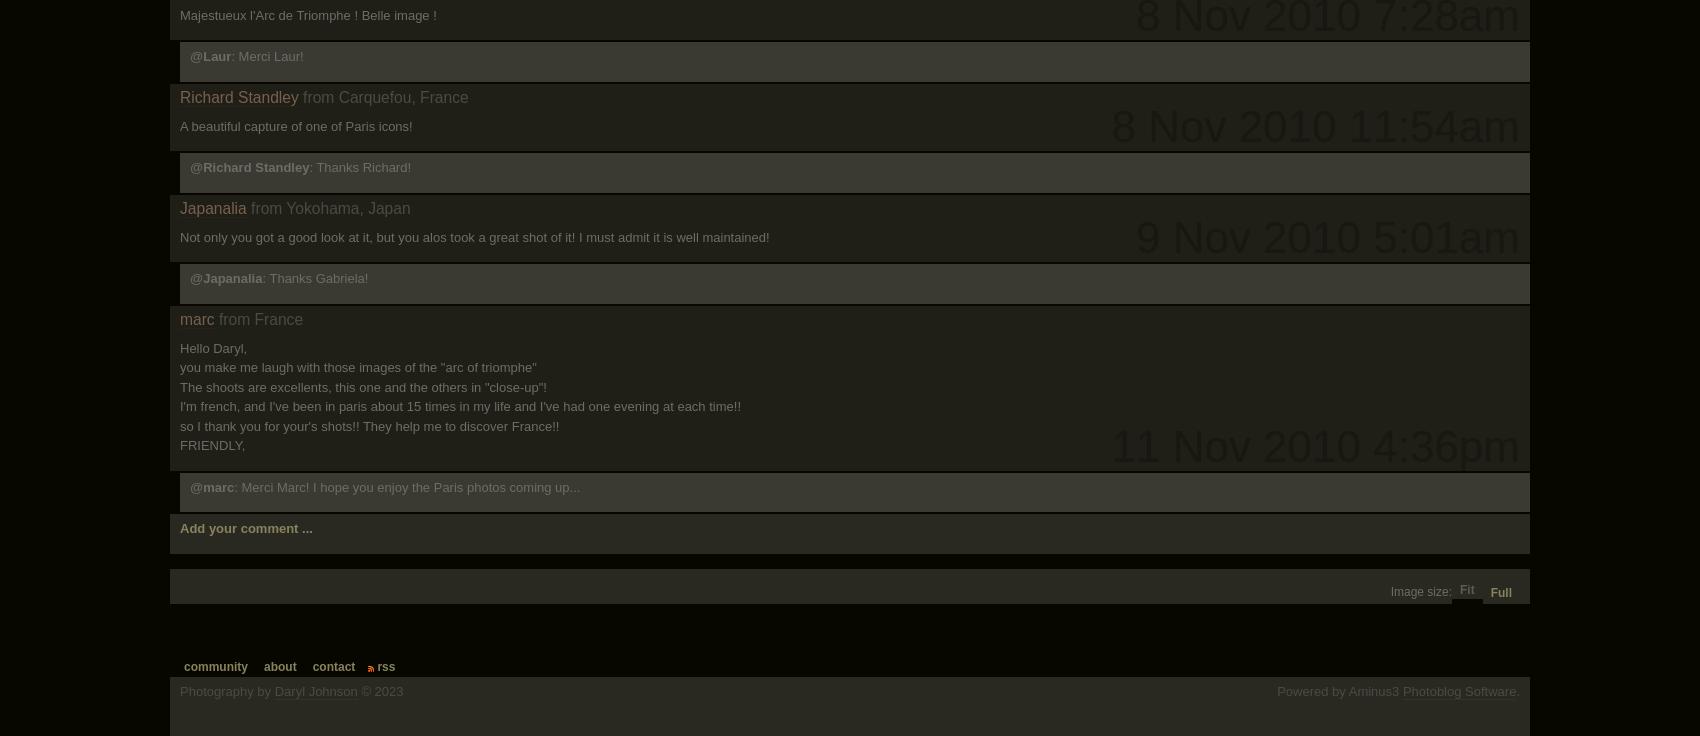 The image size is (1700, 736). I want to click on 'from Yokohama, Japan', so click(250, 206).